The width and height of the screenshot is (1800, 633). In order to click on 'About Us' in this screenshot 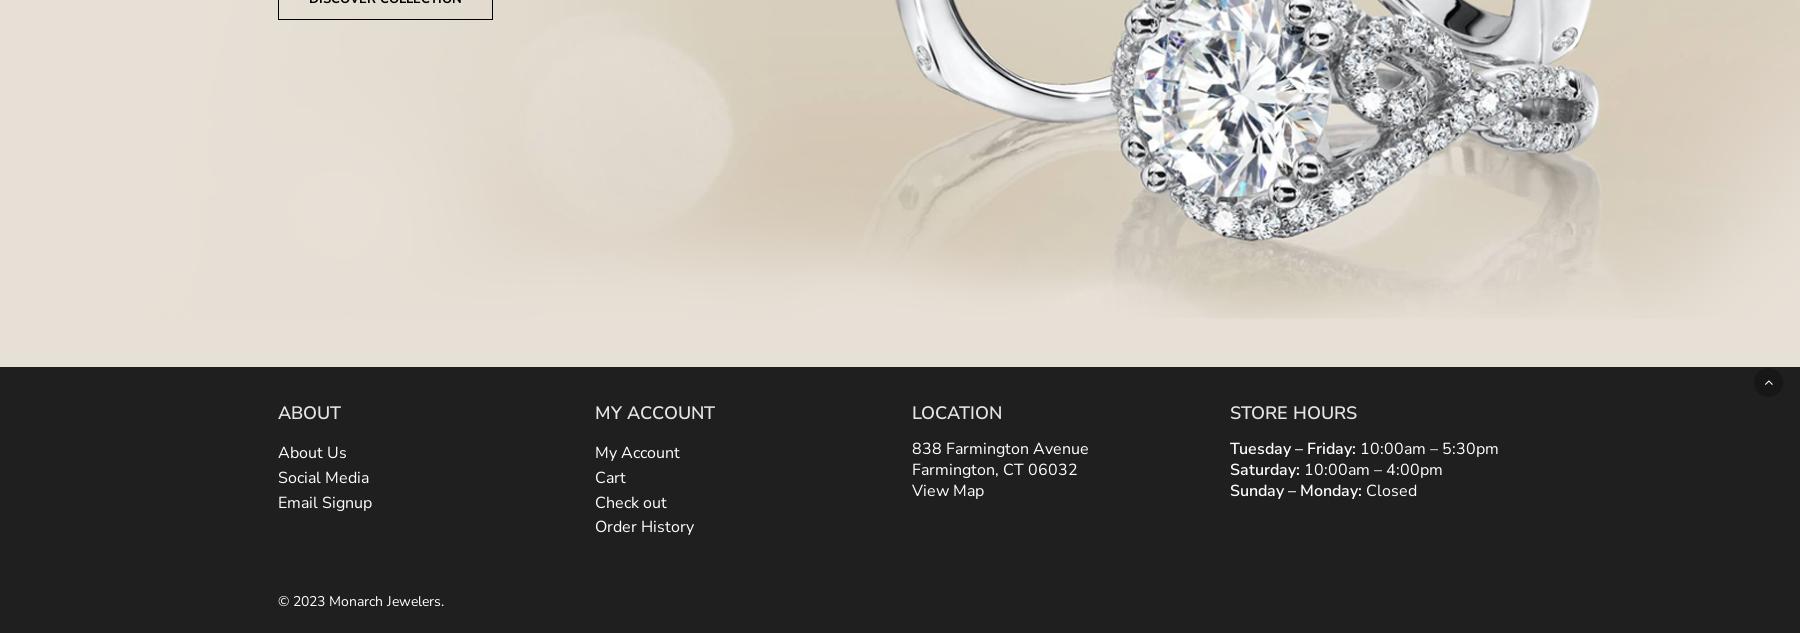, I will do `click(310, 451)`.